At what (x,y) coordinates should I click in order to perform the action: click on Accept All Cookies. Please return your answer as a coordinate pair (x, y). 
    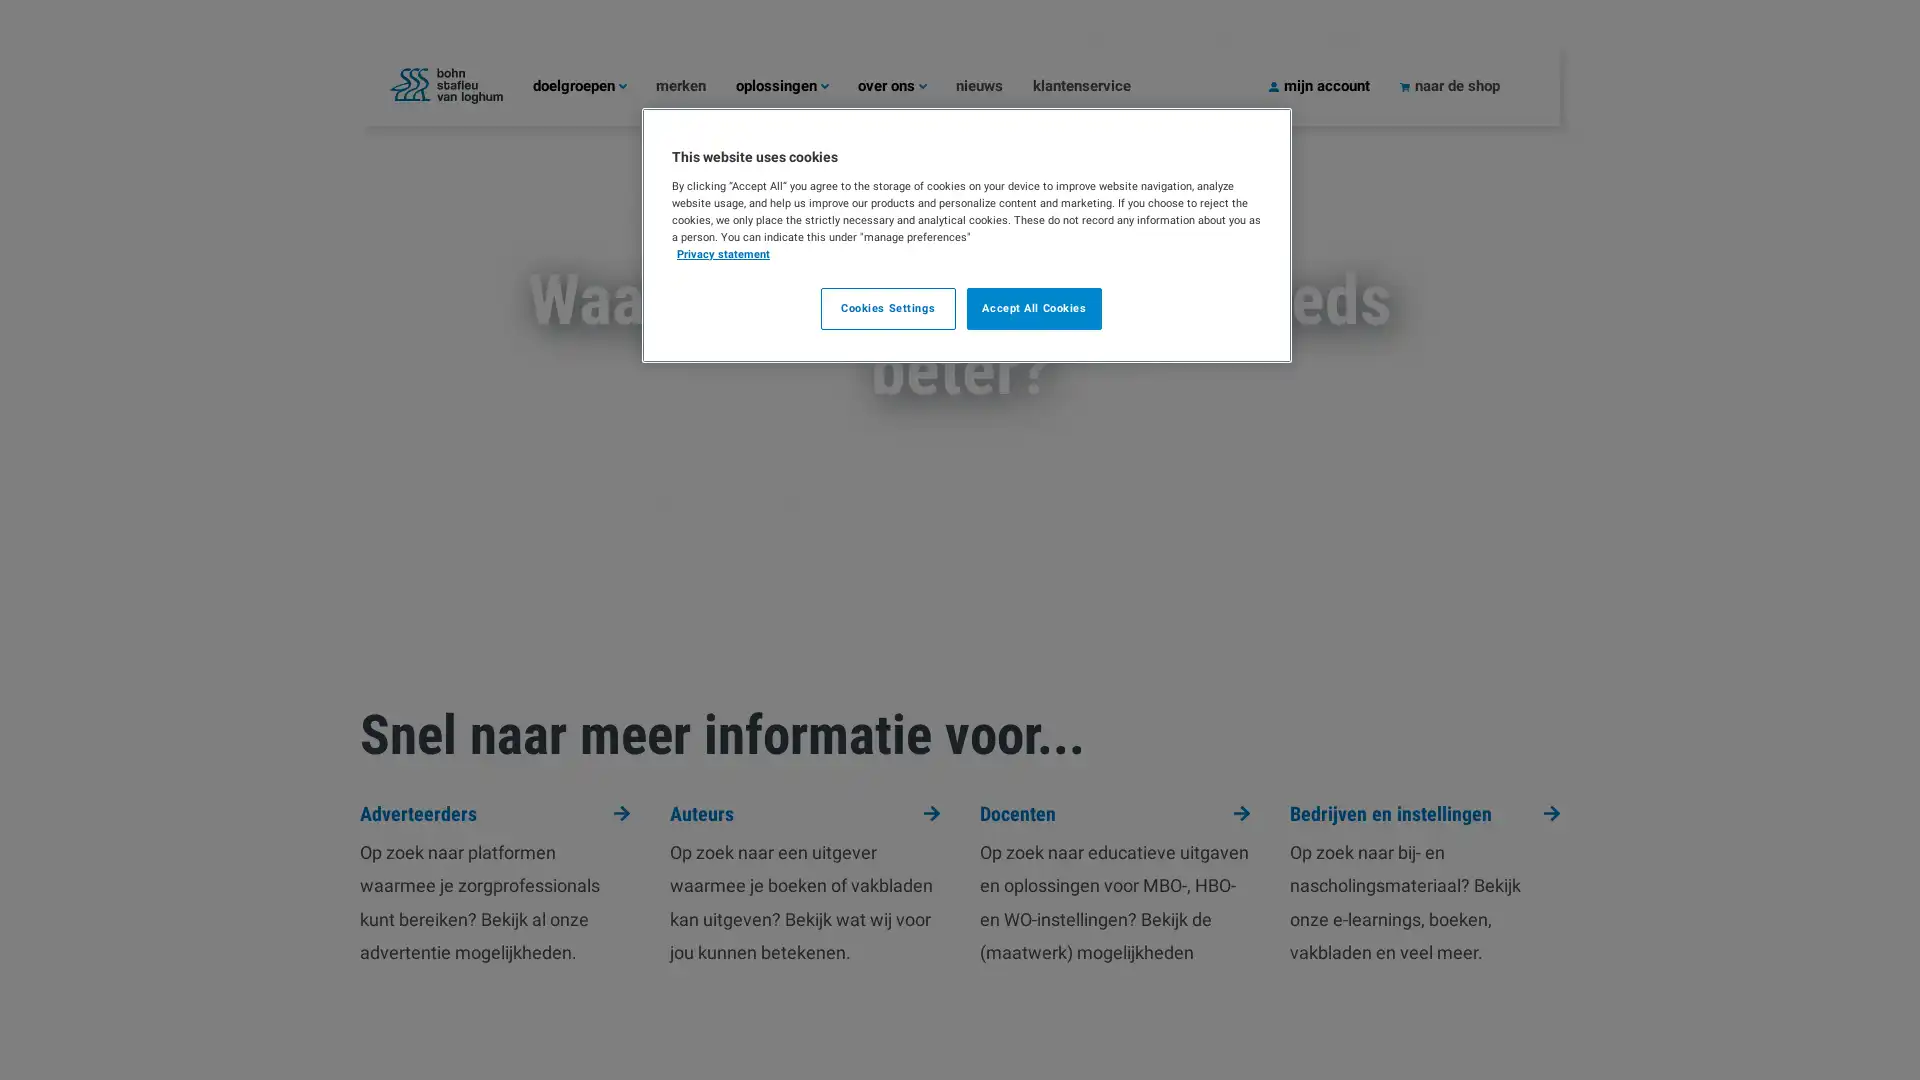
    Looking at the image, I should click on (1034, 308).